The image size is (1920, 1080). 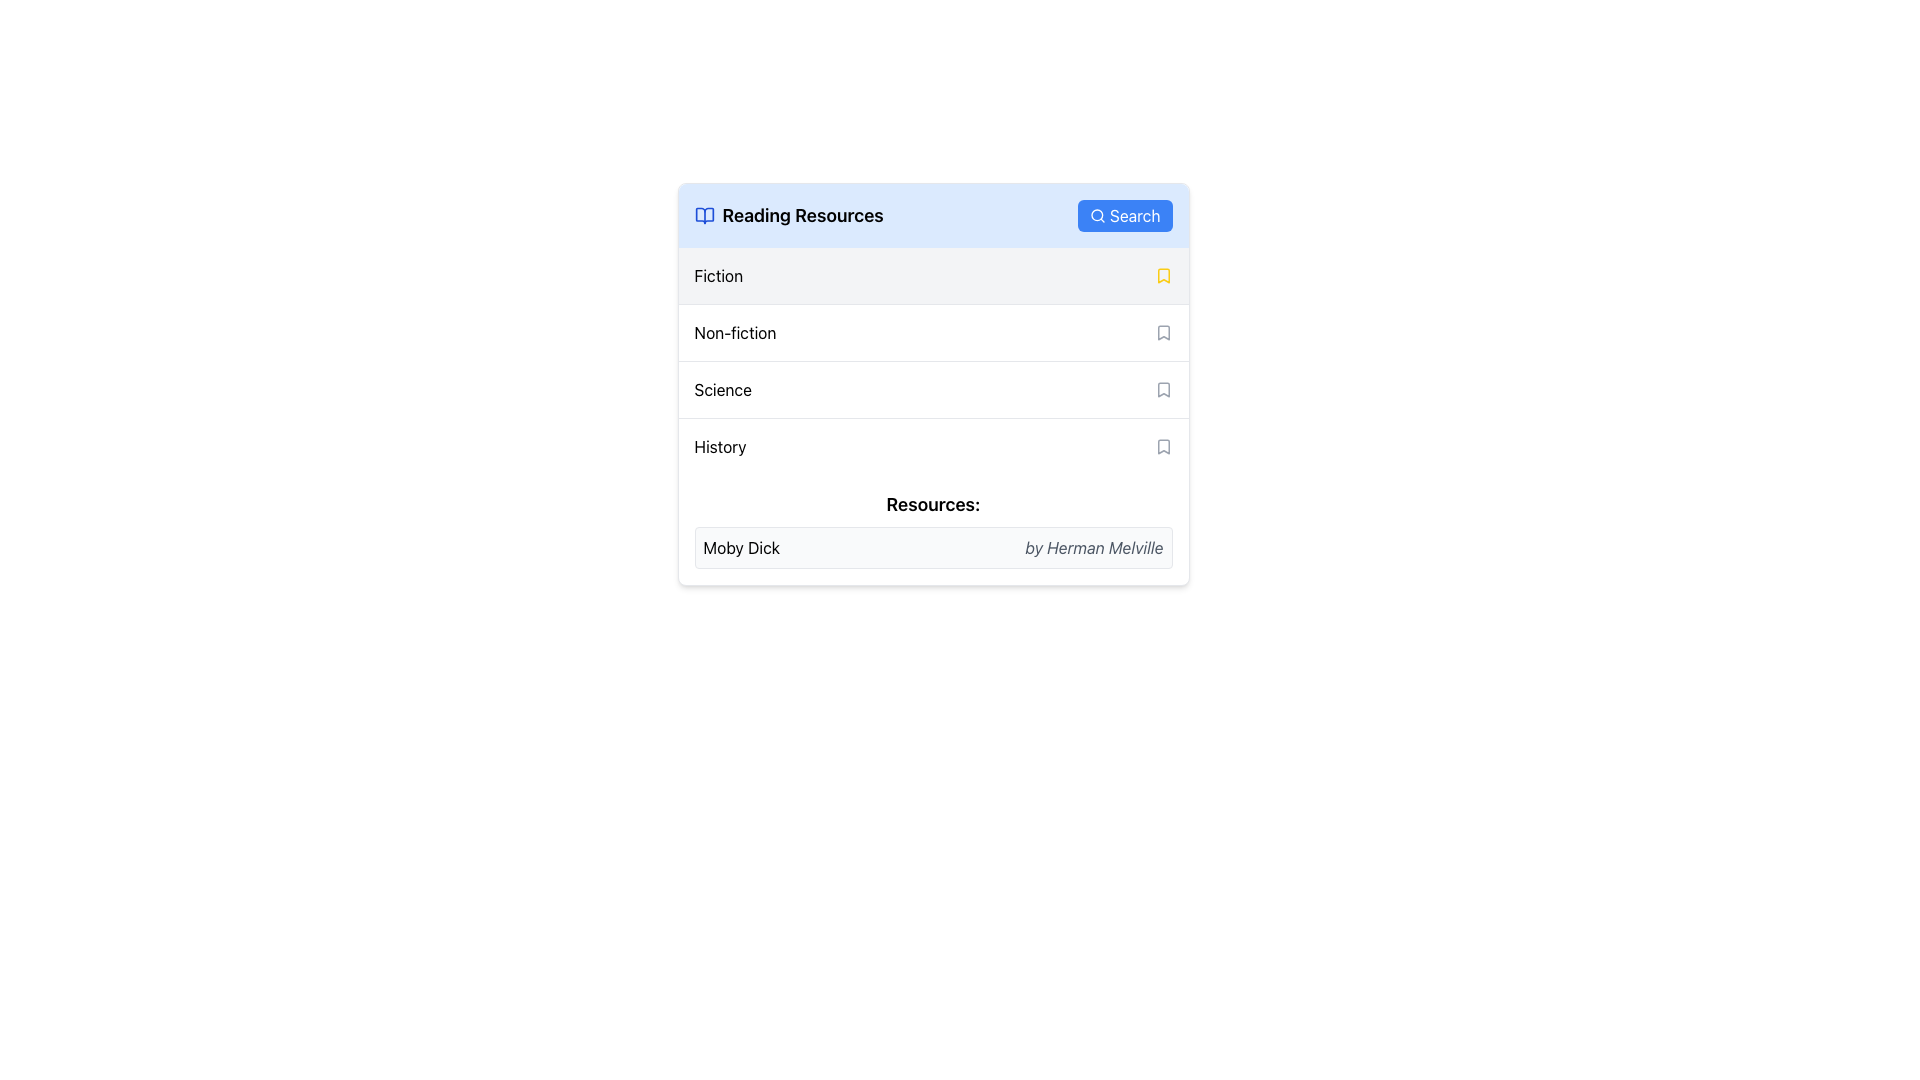 What do you see at coordinates (1124, 216) in the screenshot?
I see `the button located` at bounding box center [1124, 216].